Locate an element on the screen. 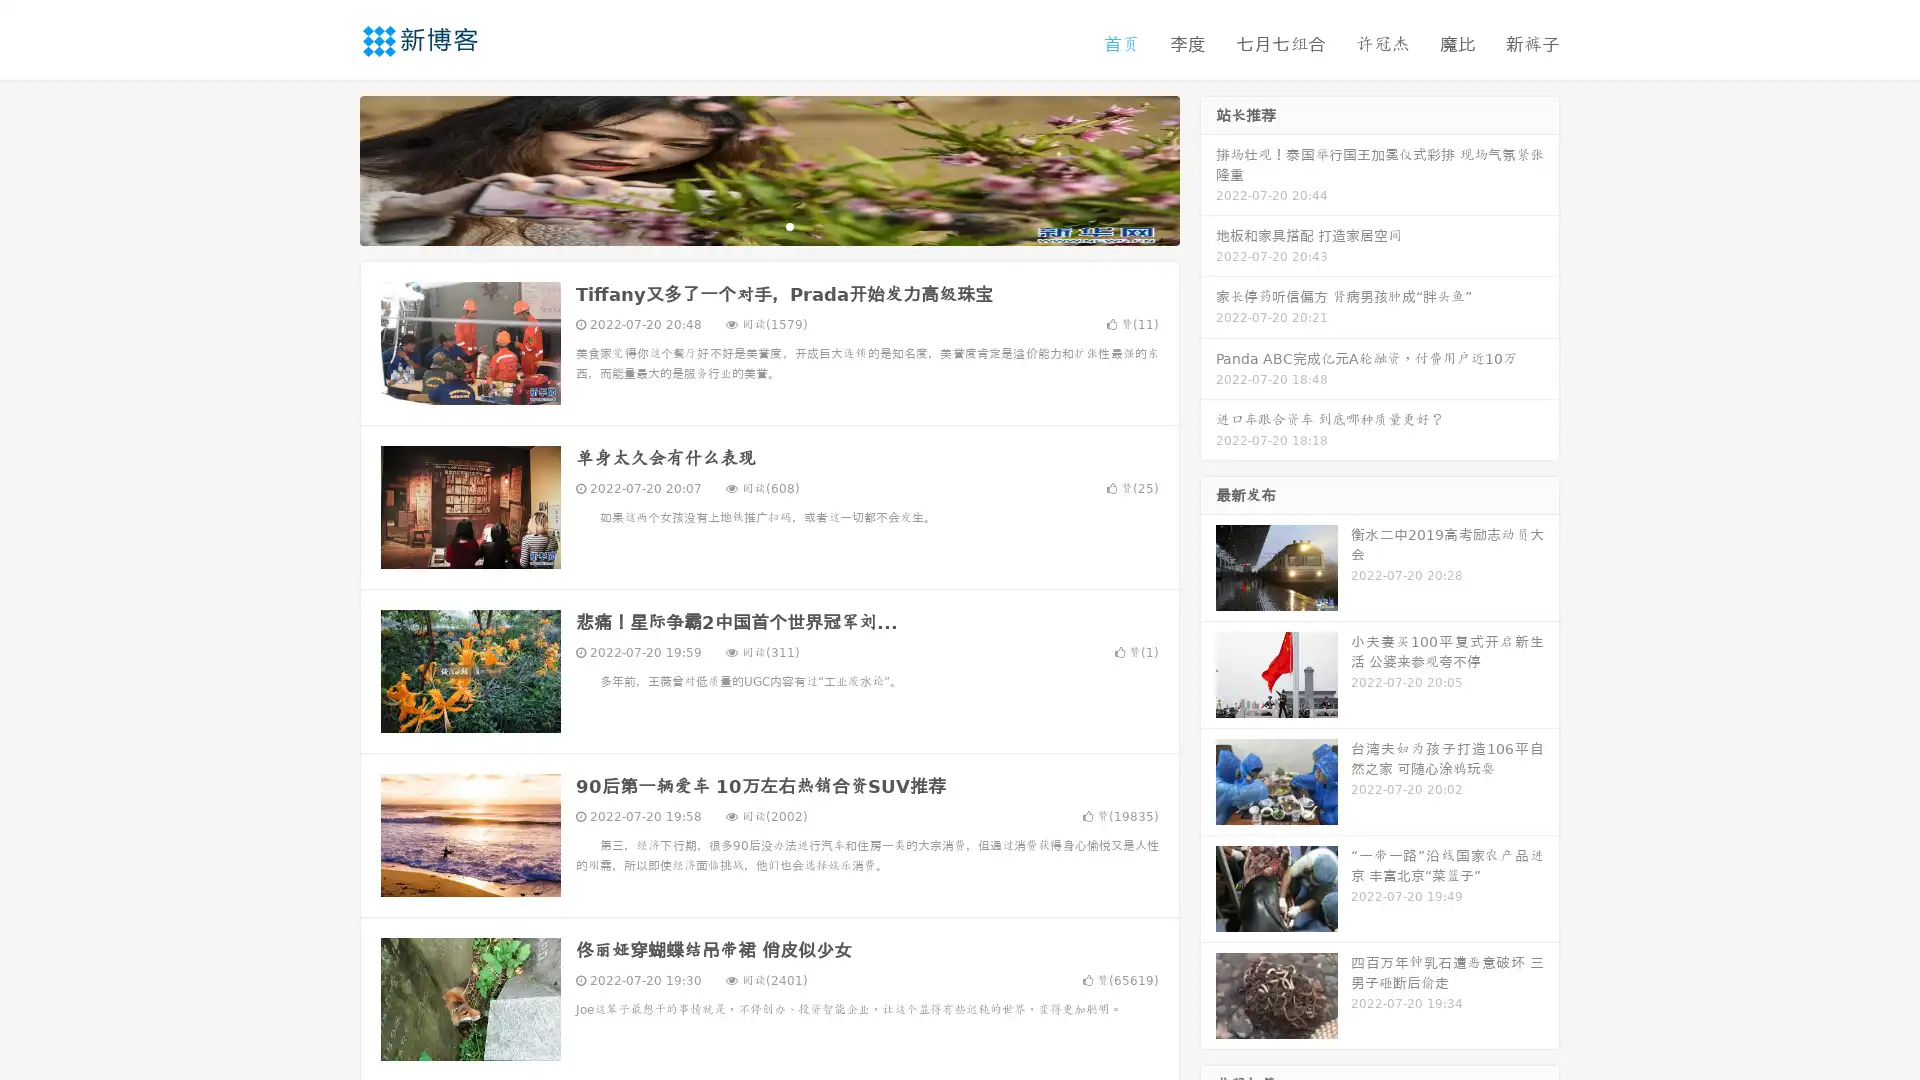 The image size is (1920, 1080). Go to slide 1 is located at coordinates (748, 225).